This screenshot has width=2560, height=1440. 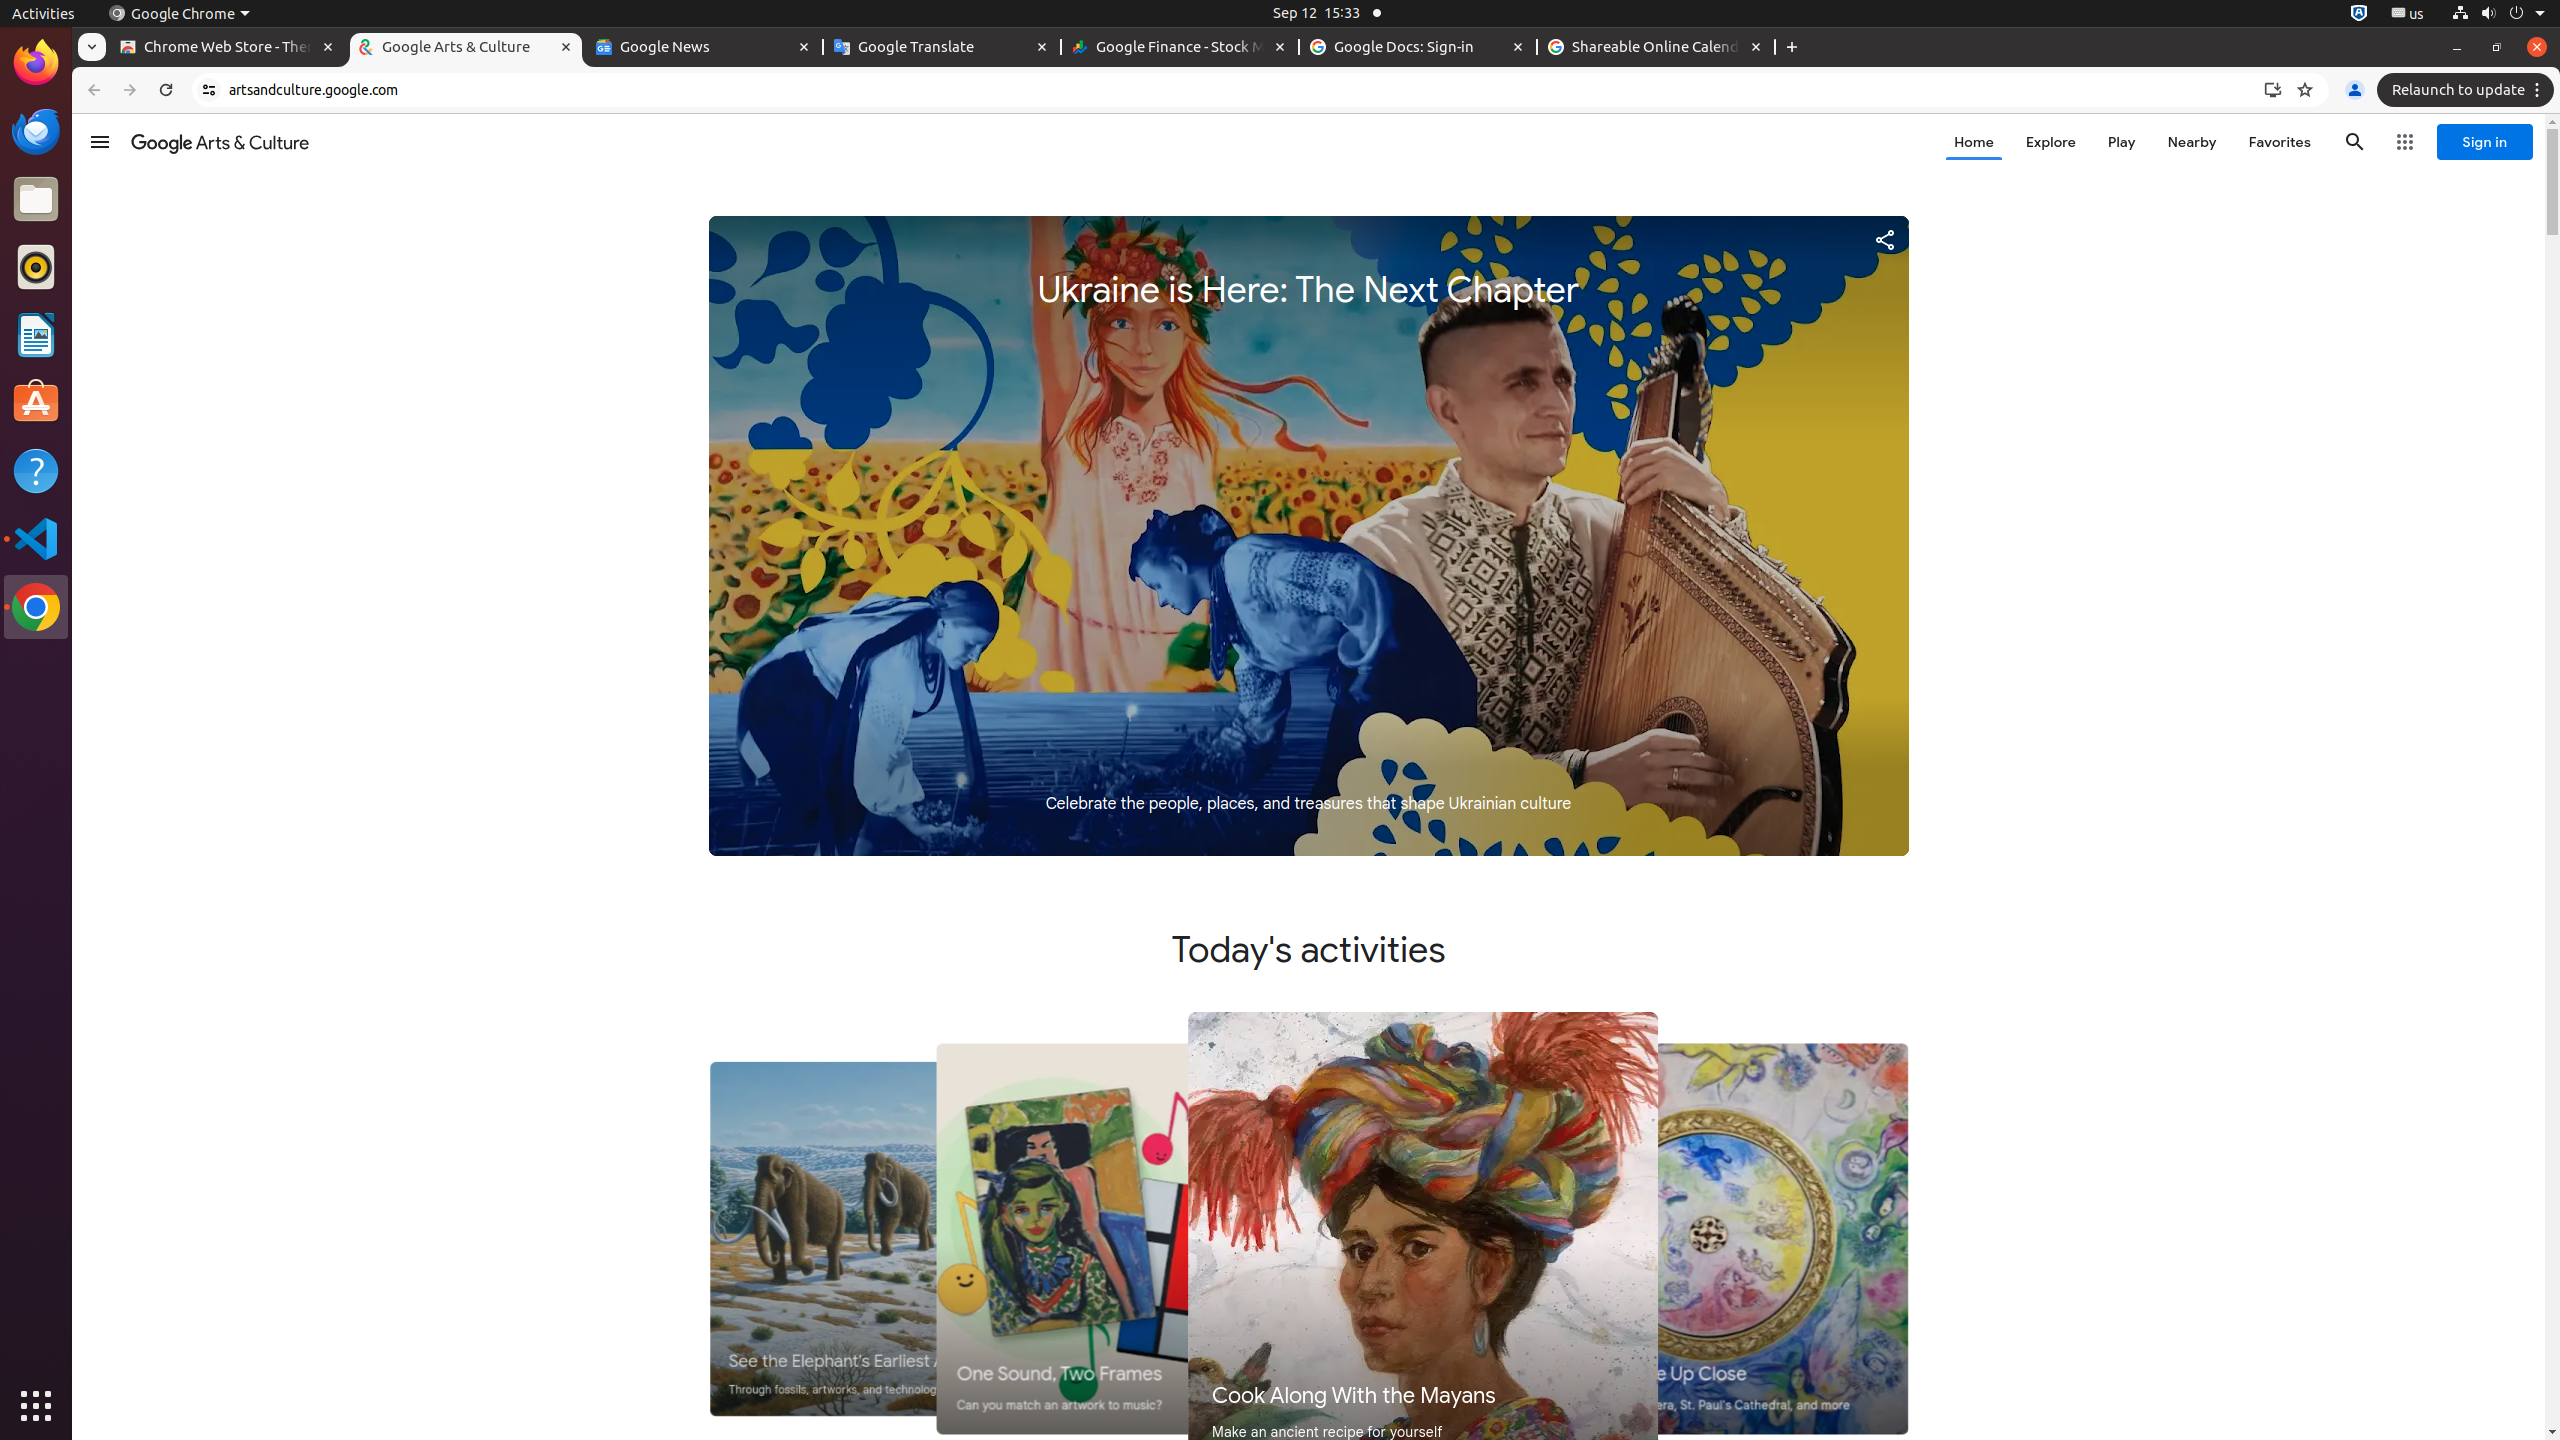 I want to click on 'Search', so click(x=2353, y=141).